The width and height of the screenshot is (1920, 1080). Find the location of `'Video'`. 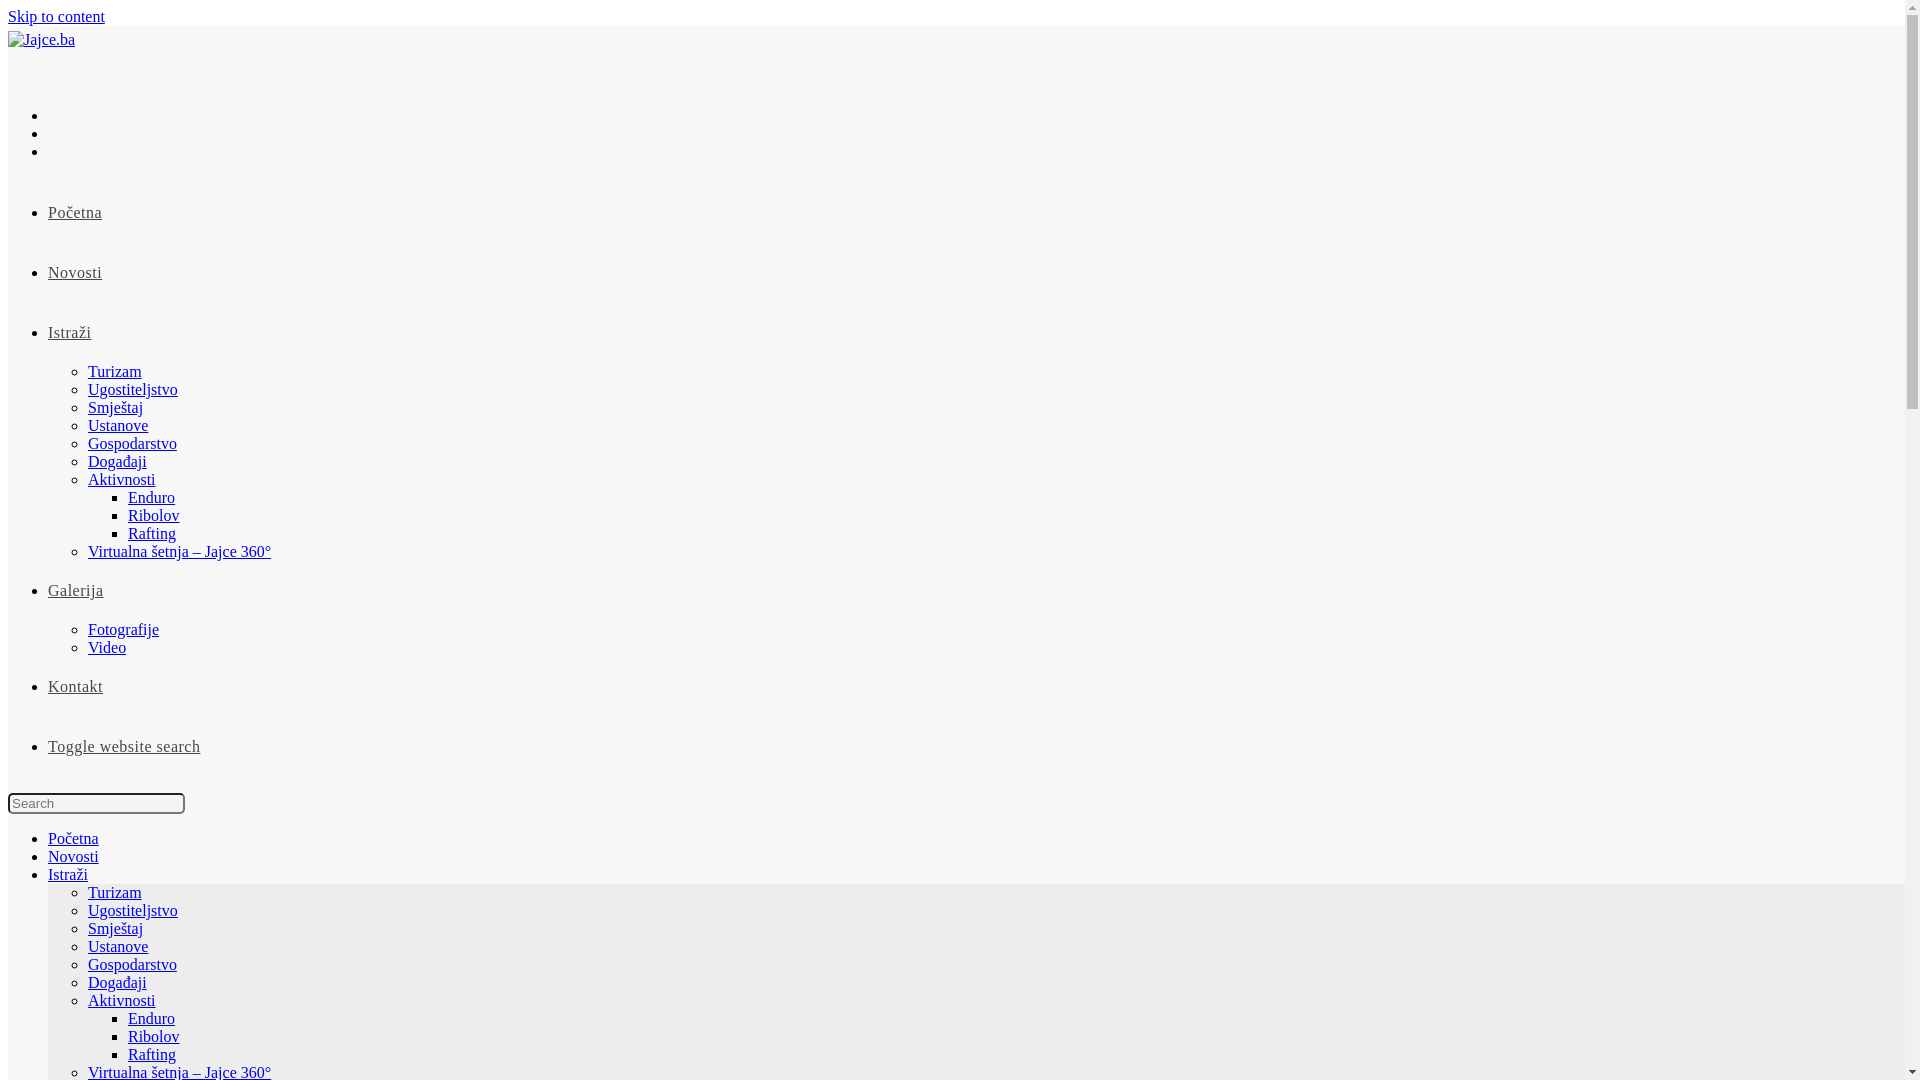

'Video' is located at coordinates (86, 647).